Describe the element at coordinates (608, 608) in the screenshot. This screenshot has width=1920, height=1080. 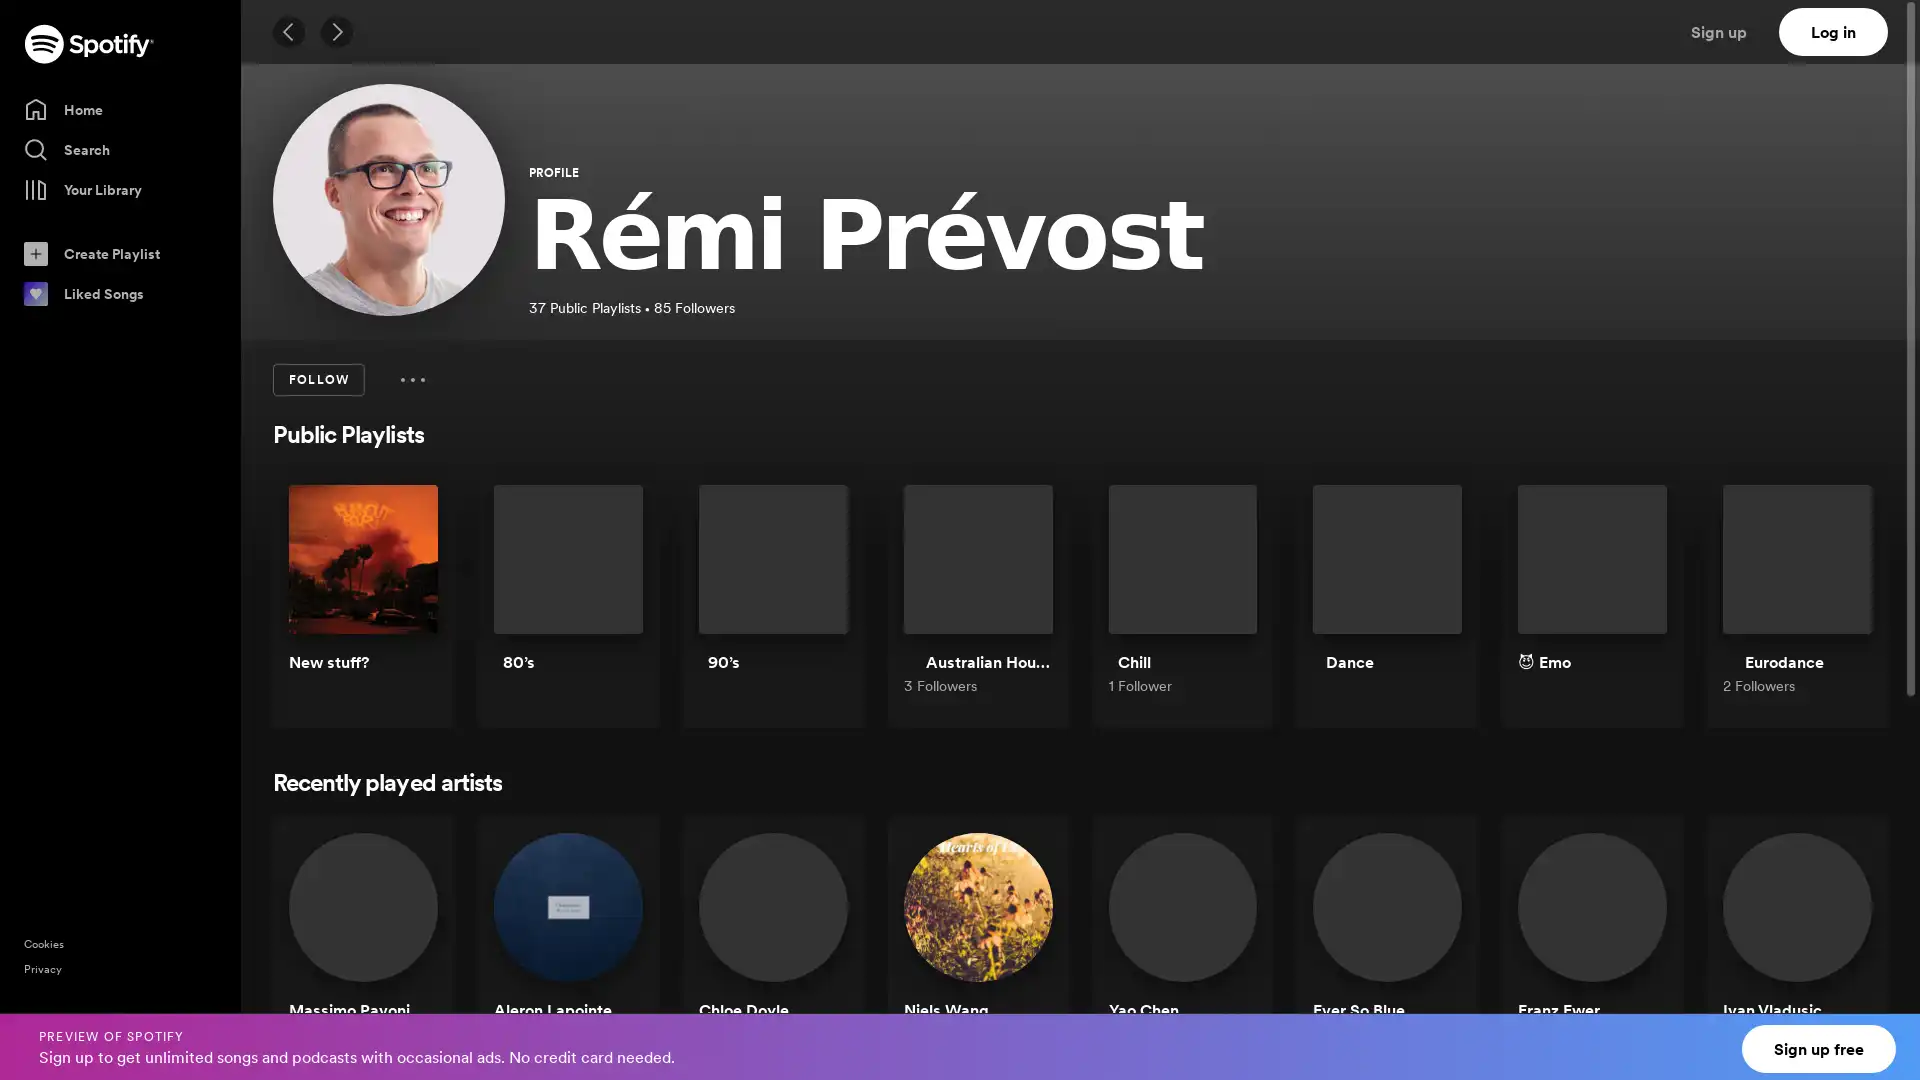
I see `Play 80s` at that location.